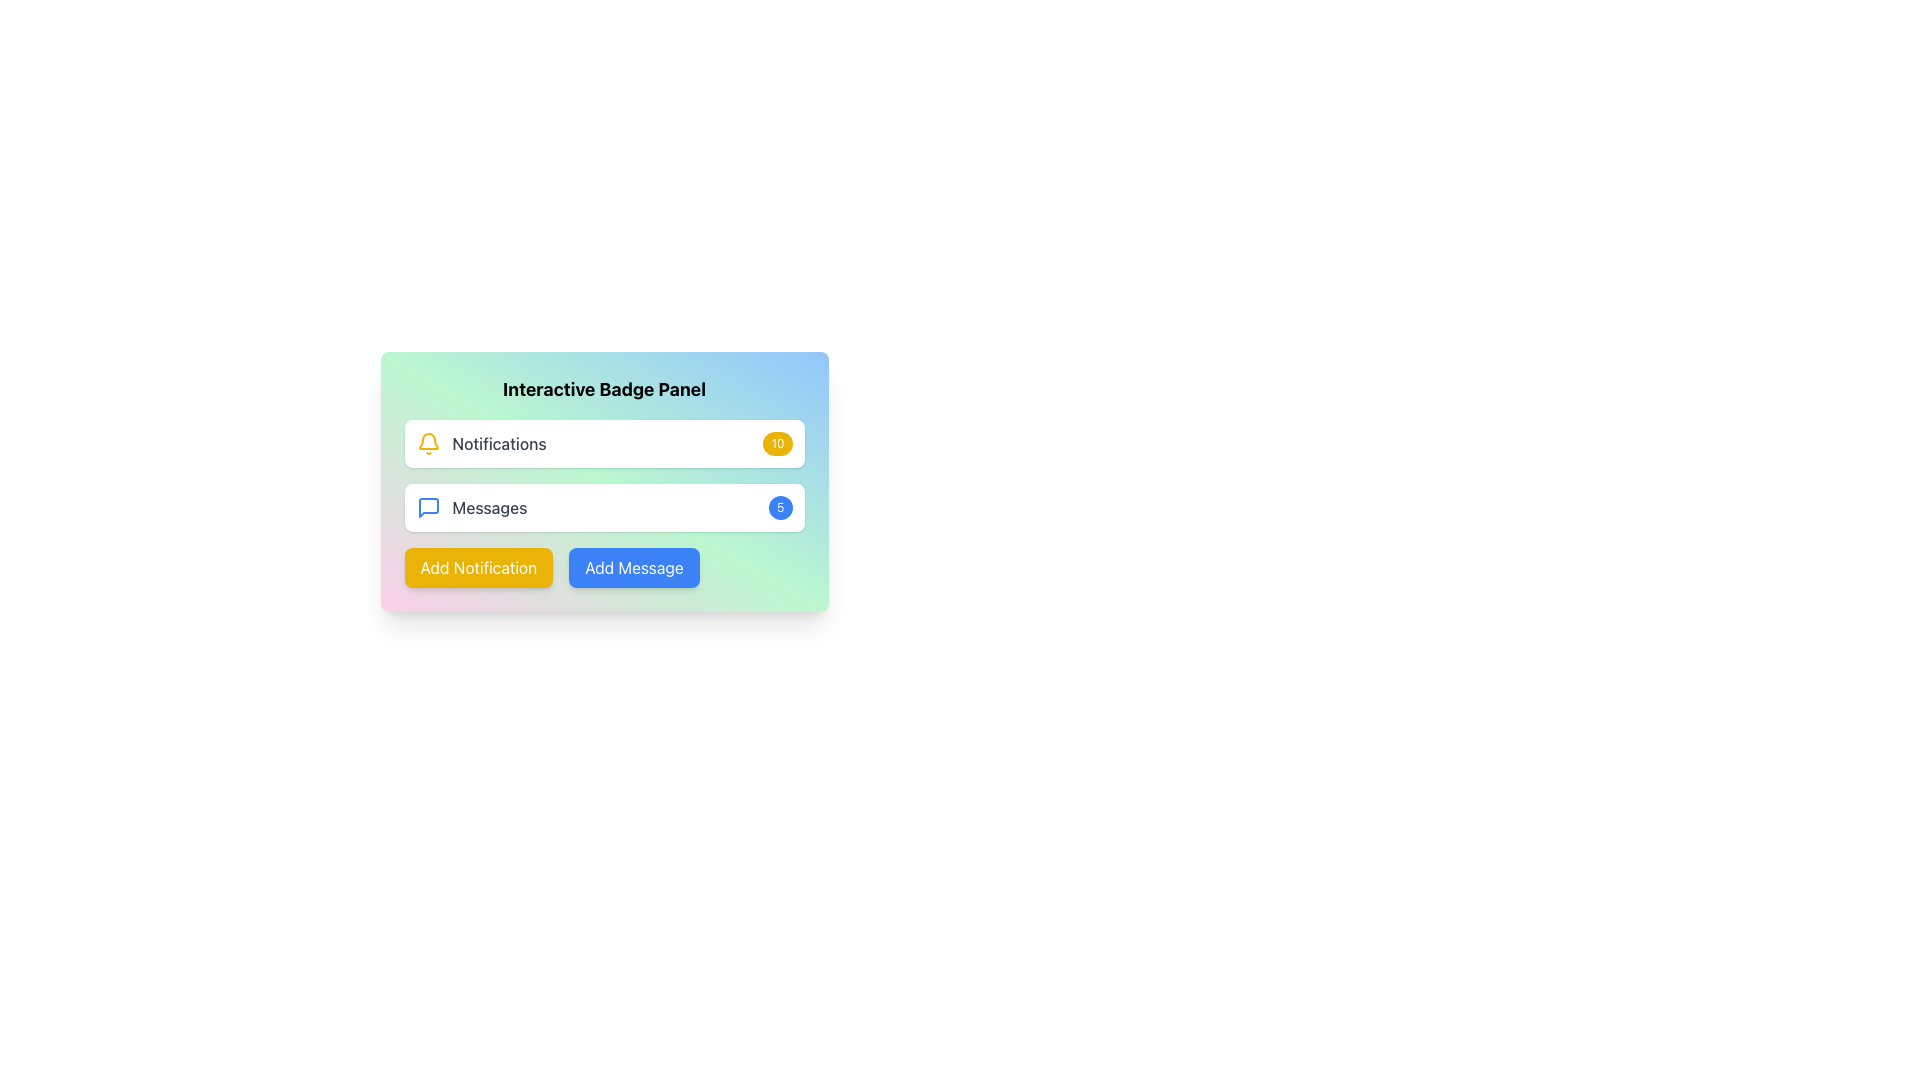  Describe the element at coordinates (477, 567) in the screenshot. I see `the rectangular button with a yellow background and white text reading 'Add Notification', located at the bottom of the 'Interactive Badge Panel'` at that location.